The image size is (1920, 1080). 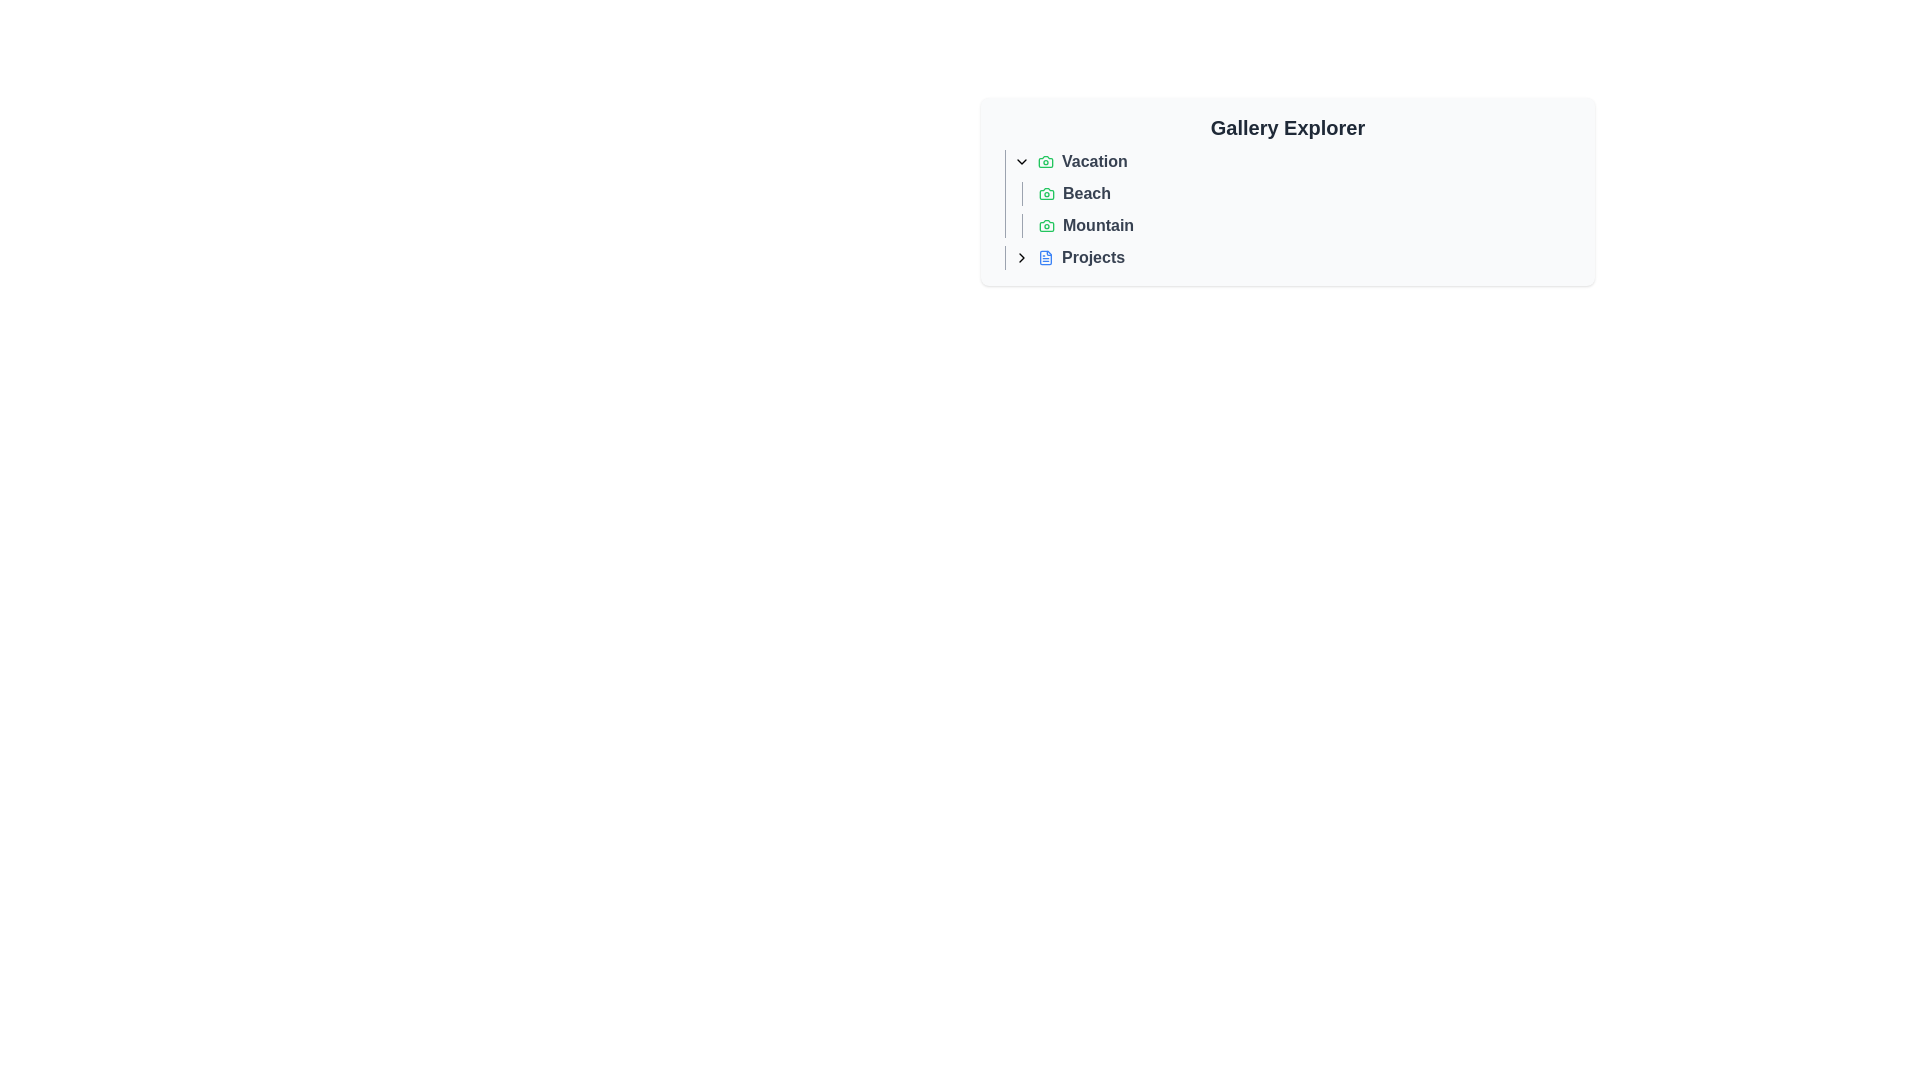 I want to click on the small camera icon with a green outline, located to the immediate left of the text 'Beach', so click(x=1045, y=193).